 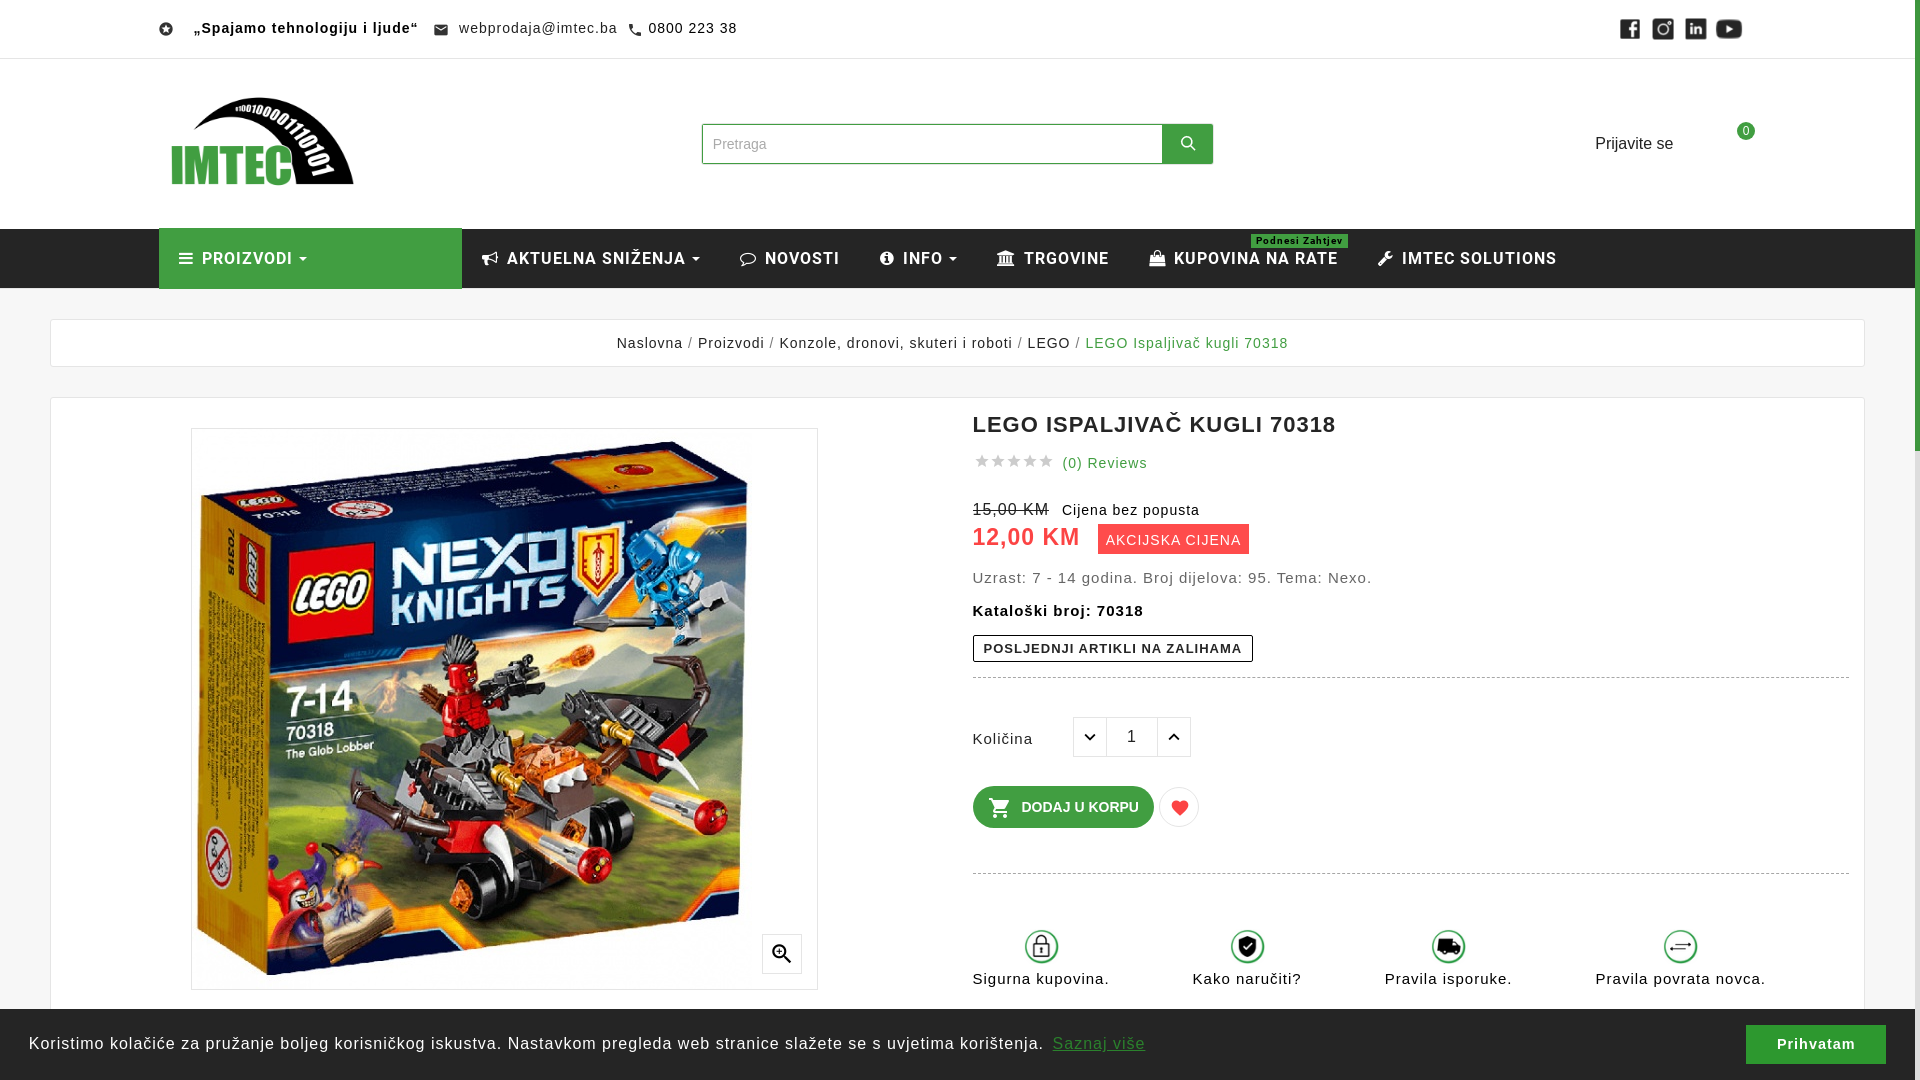 What do you see at coordinates (789, 257) in the screenshot?
I see `'NOVOSTI'` at bounding box center [789, 257].